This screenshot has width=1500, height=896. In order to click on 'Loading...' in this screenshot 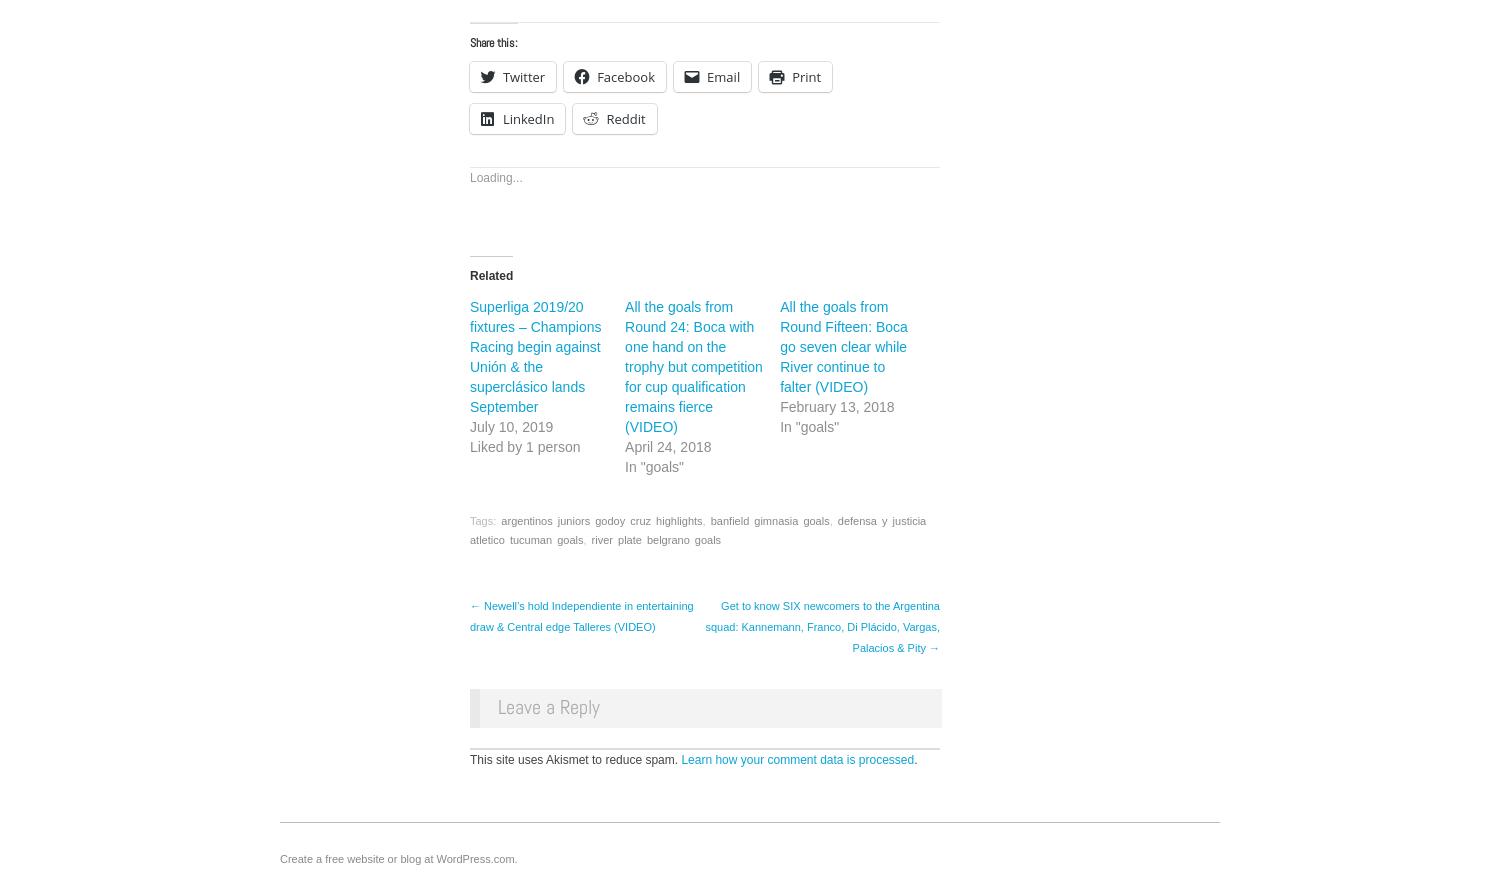, I will do `click(495, 178)`.